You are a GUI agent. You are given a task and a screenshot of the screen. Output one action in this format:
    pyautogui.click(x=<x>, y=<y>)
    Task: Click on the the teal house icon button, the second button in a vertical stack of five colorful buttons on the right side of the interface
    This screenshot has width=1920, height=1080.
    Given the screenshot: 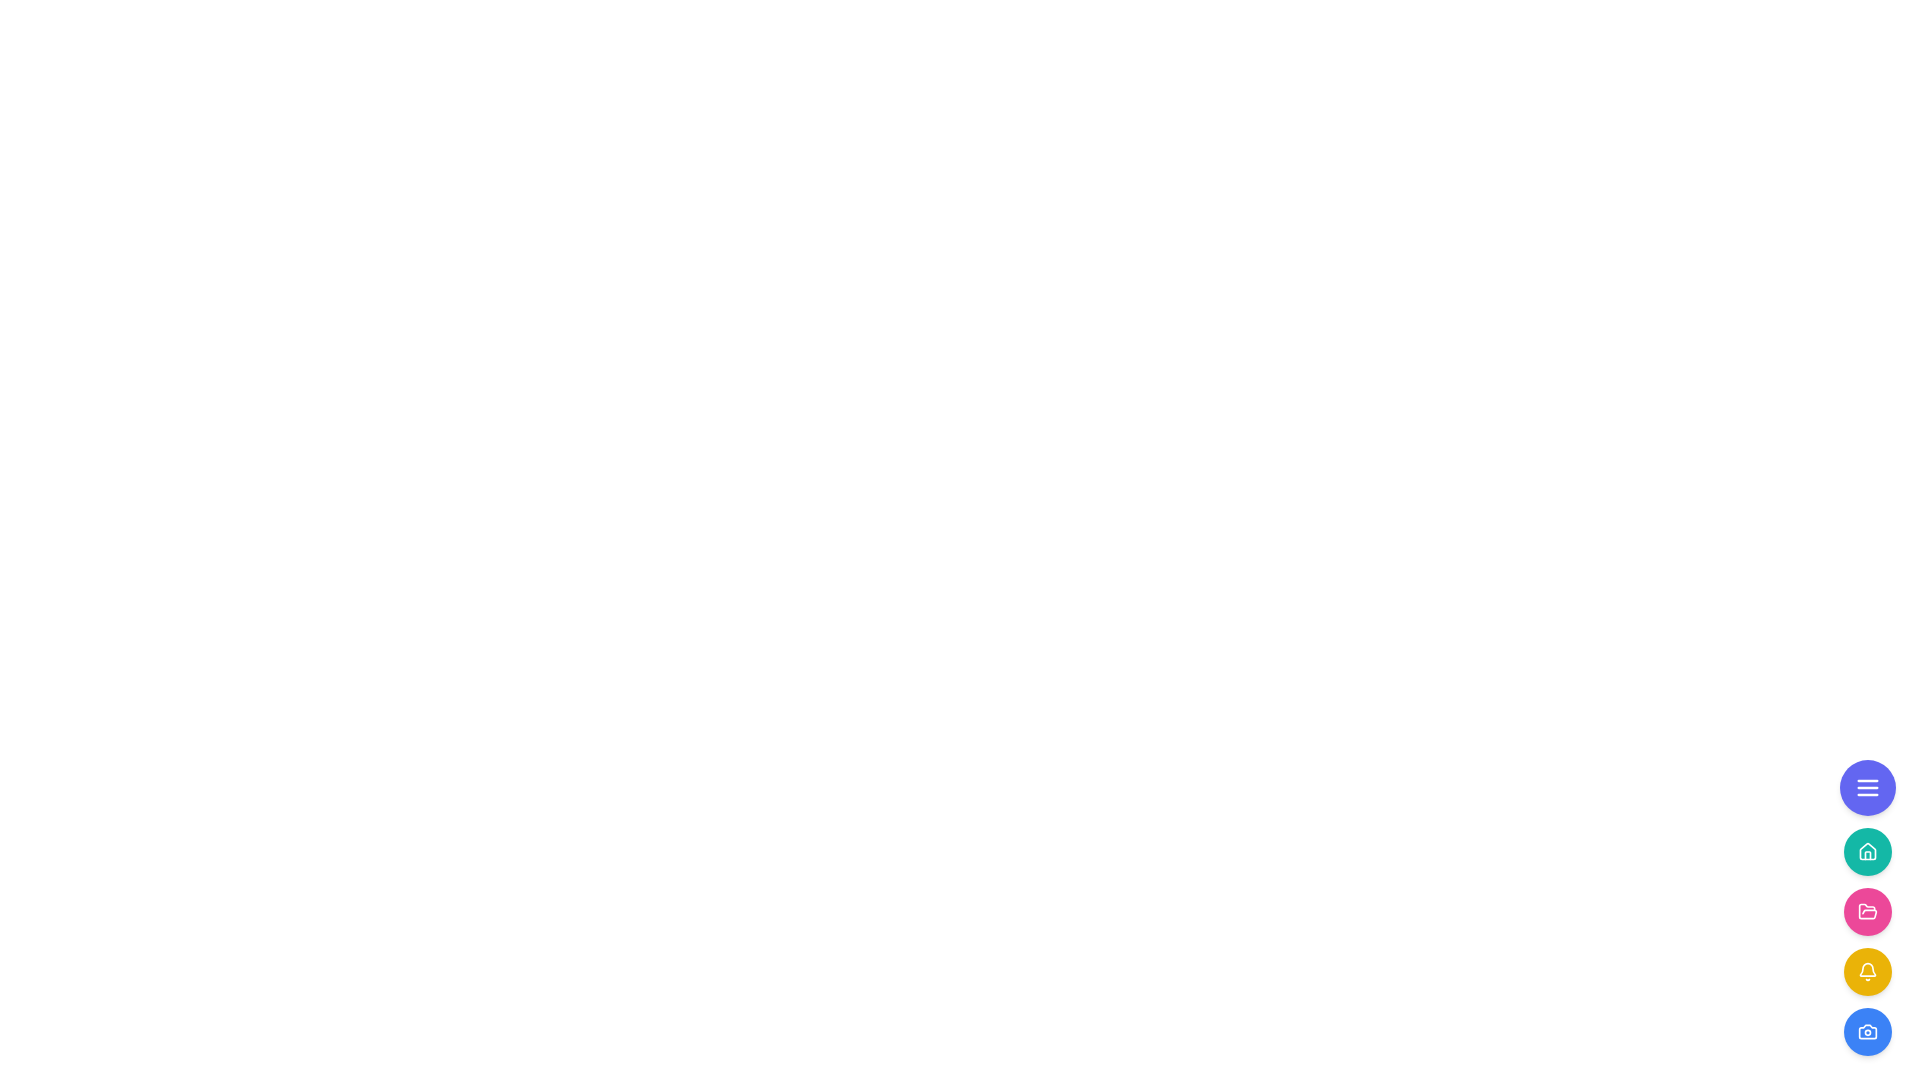 What is the action you would take?
    pyautogui.click(x=1866, y=851)
    